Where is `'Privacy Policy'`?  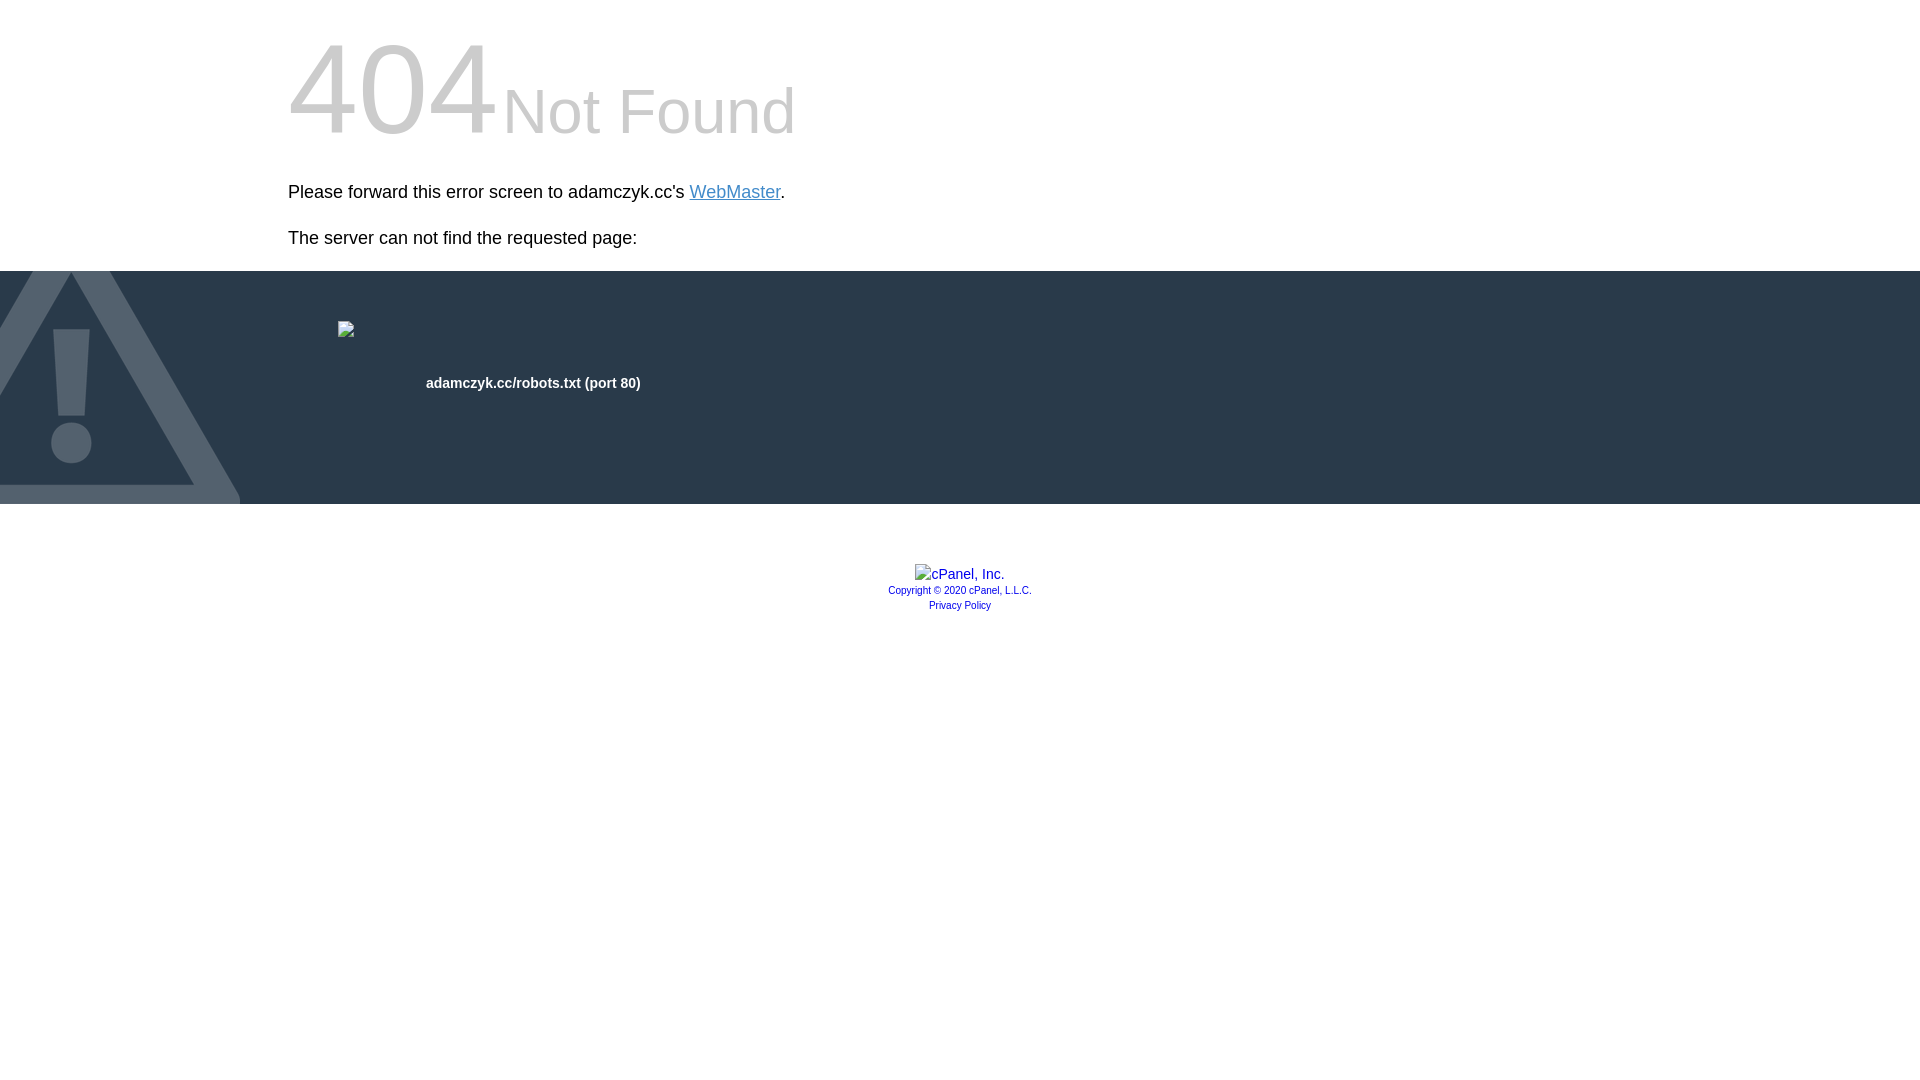
'Privacy Policy' is located at coordinates (960, 604).